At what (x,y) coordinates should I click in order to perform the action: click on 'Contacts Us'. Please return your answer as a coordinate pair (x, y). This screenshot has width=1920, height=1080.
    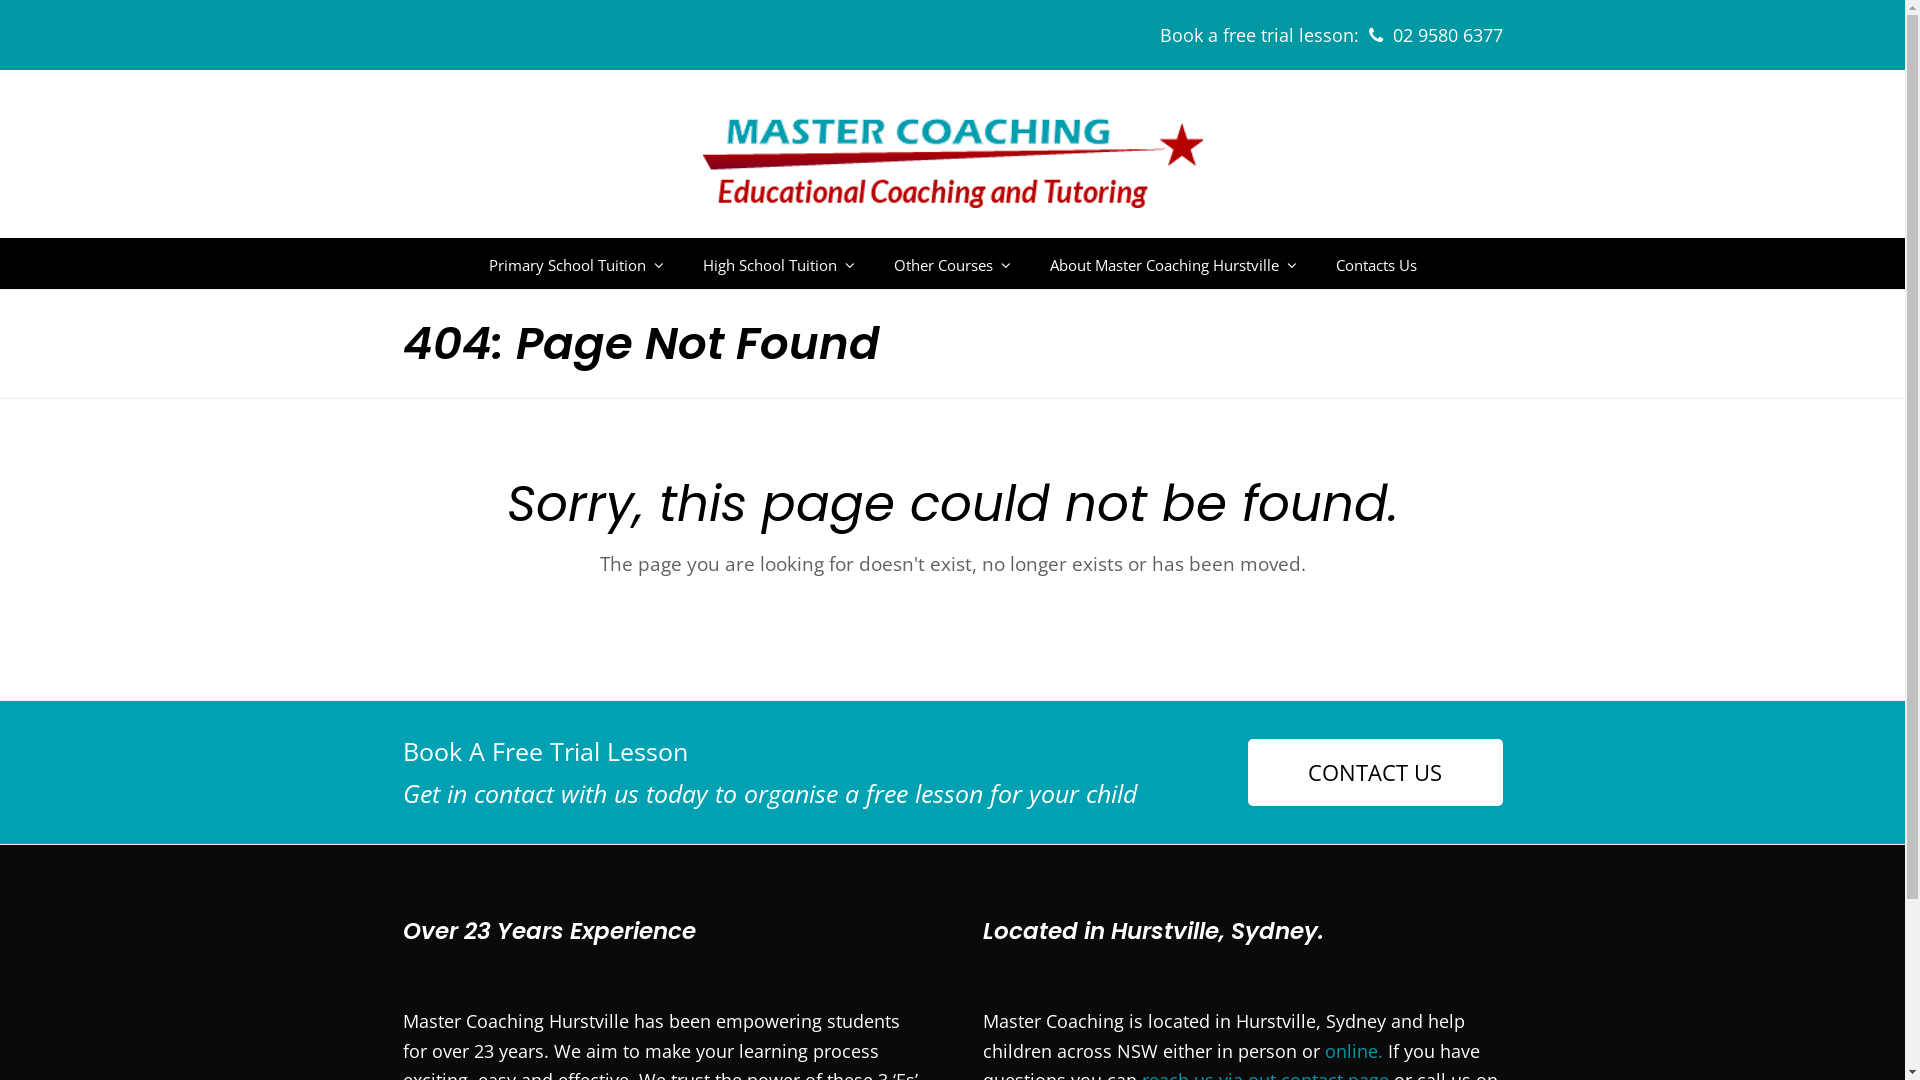
    Looking at the image, I should click on (1374, 262).